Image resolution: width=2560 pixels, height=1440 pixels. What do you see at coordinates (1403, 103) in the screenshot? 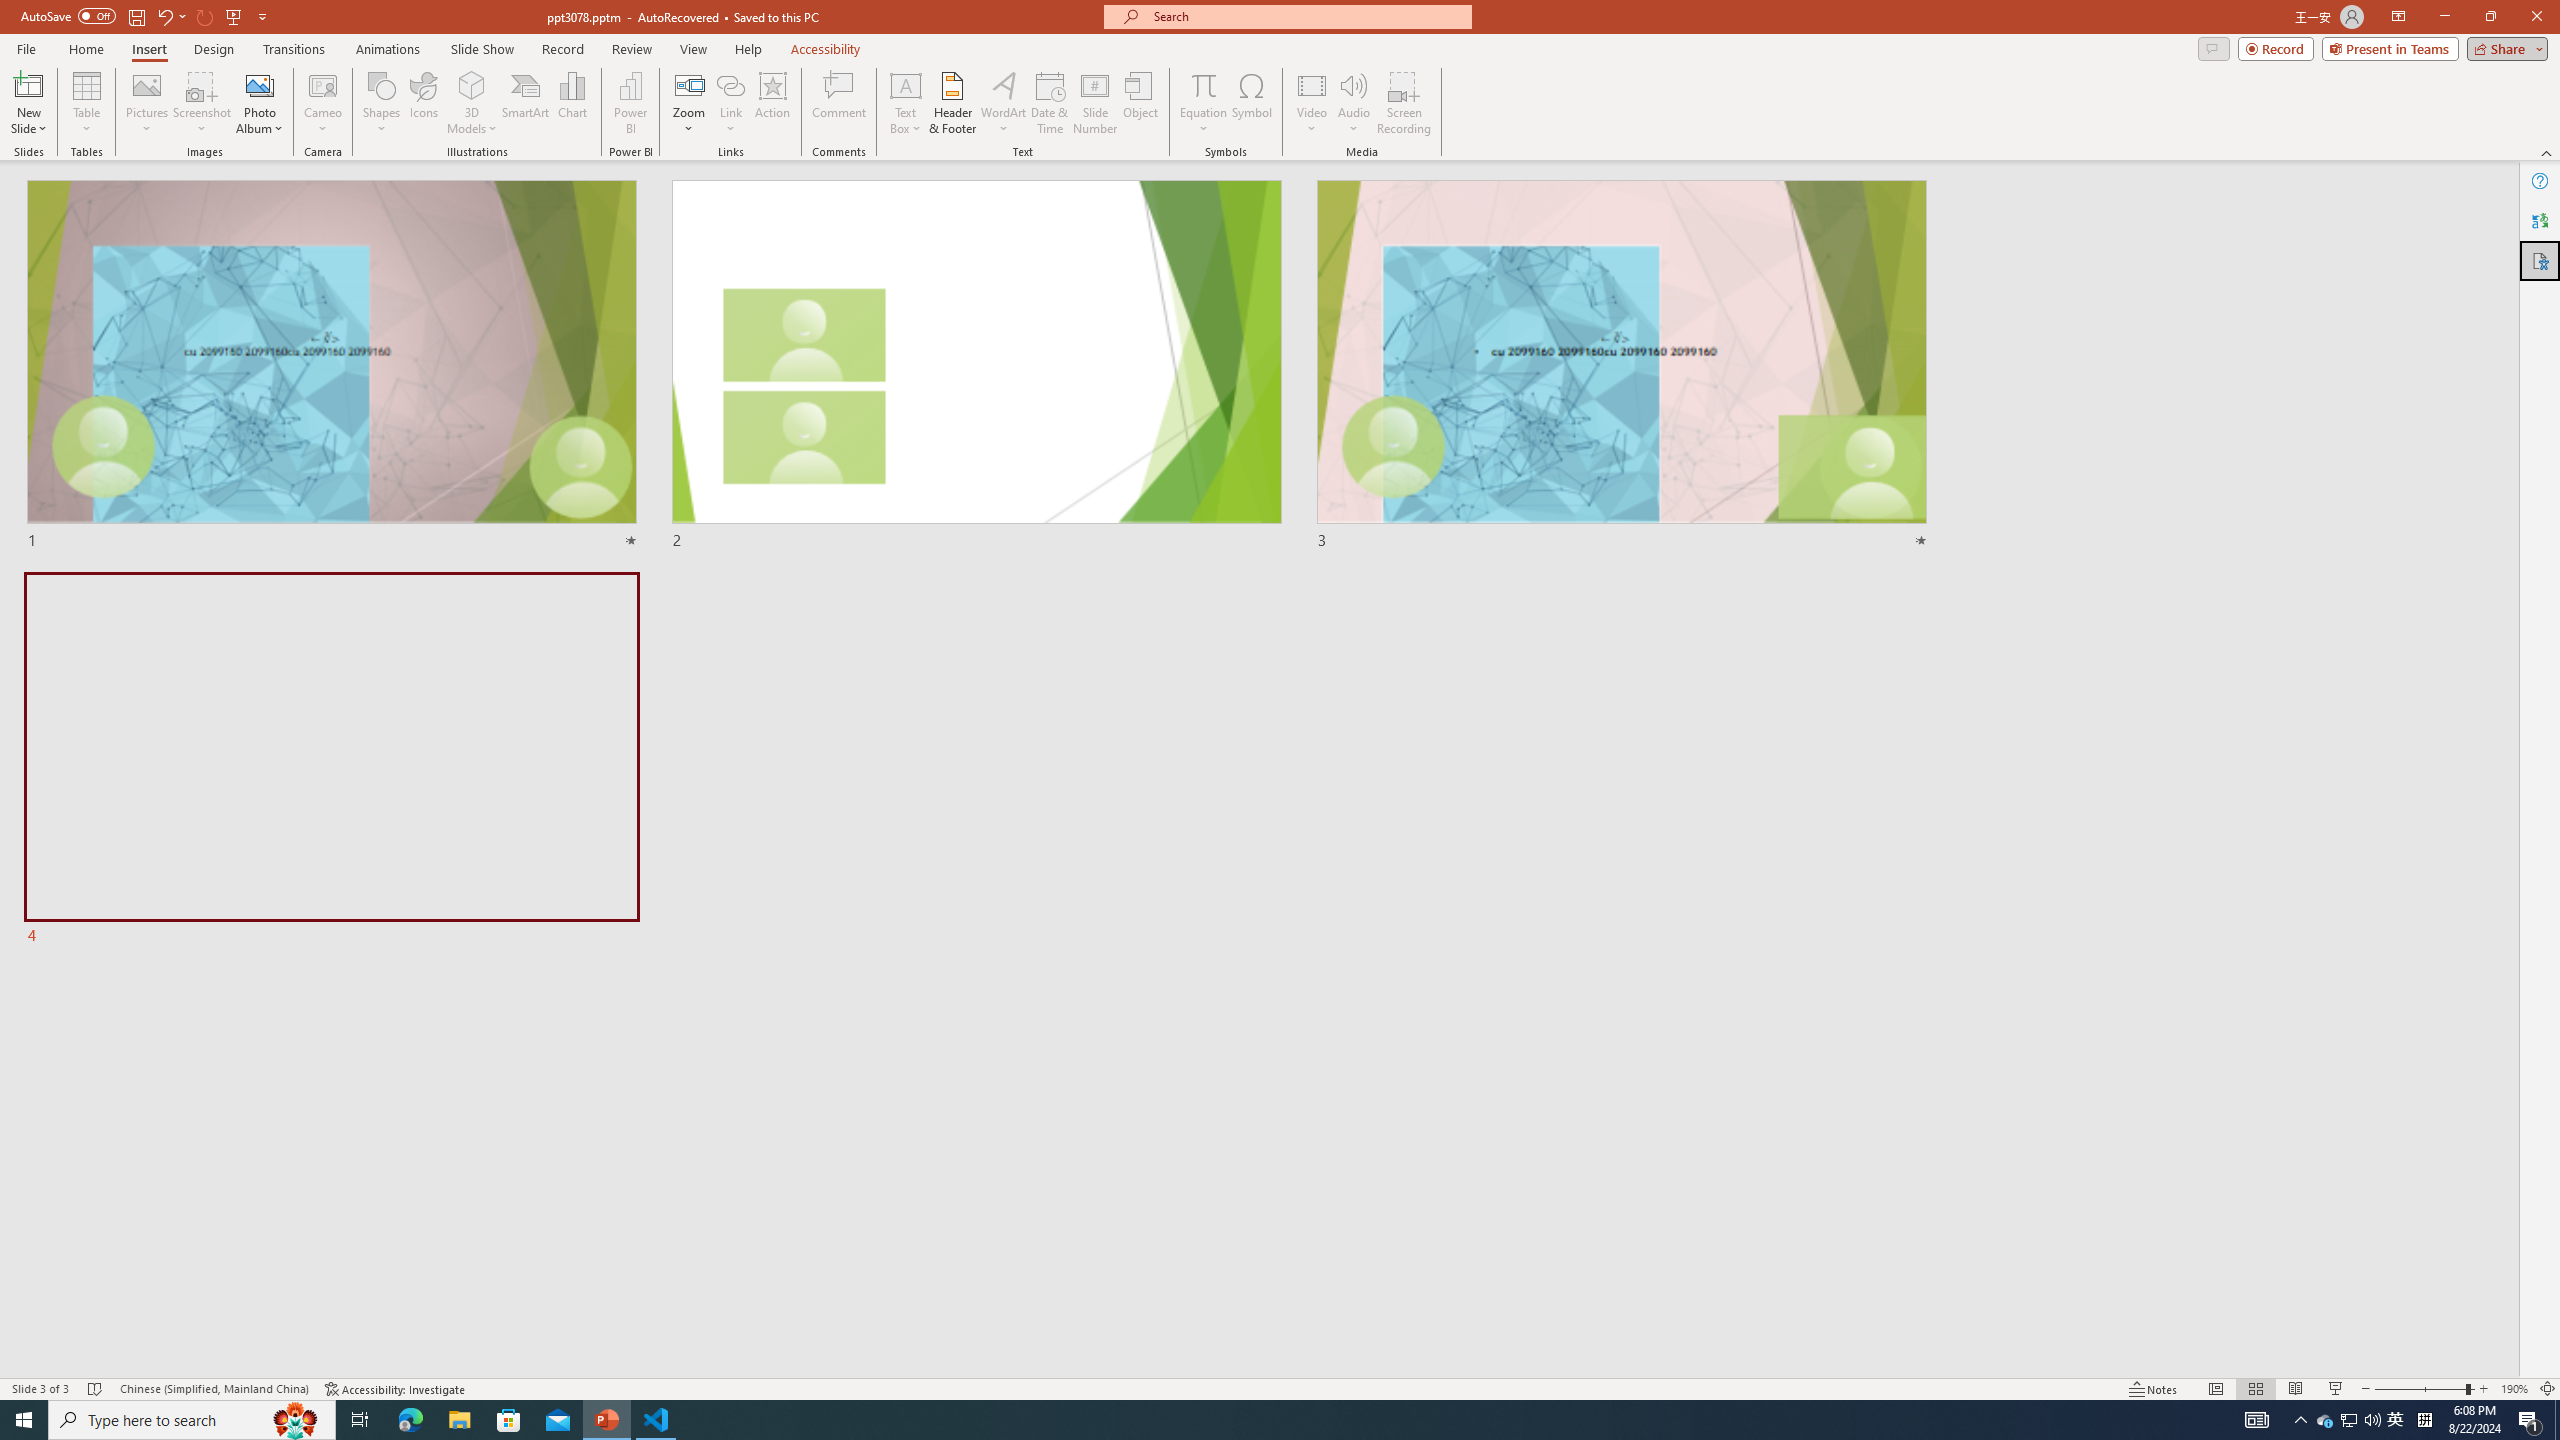
I see `'Screen Recording...'` at bounding box center [1403, 103].